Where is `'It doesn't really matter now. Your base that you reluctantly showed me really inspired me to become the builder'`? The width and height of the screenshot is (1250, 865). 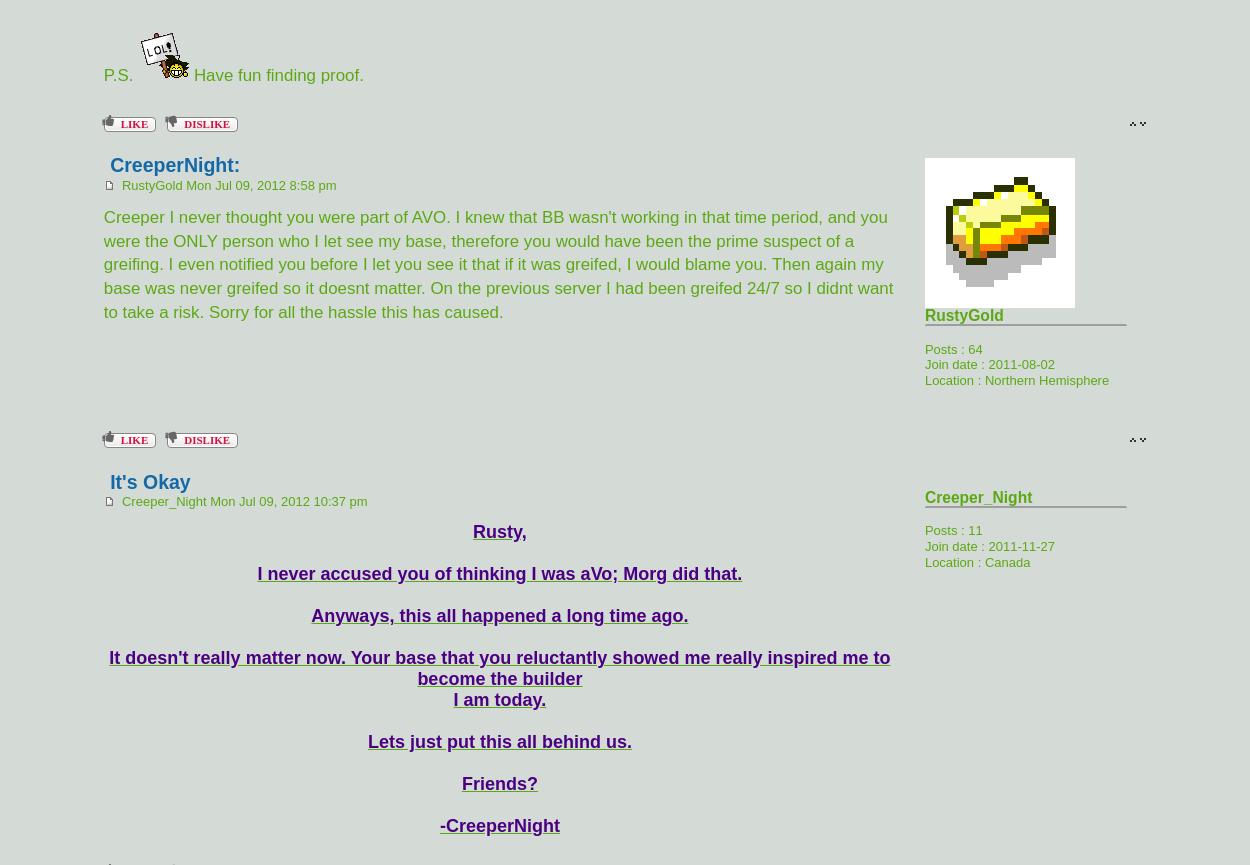 'It doesn't really matter now. Your base that you reluctantly showed me really inspired me to become the builder' is located at coordinates (498, 668).